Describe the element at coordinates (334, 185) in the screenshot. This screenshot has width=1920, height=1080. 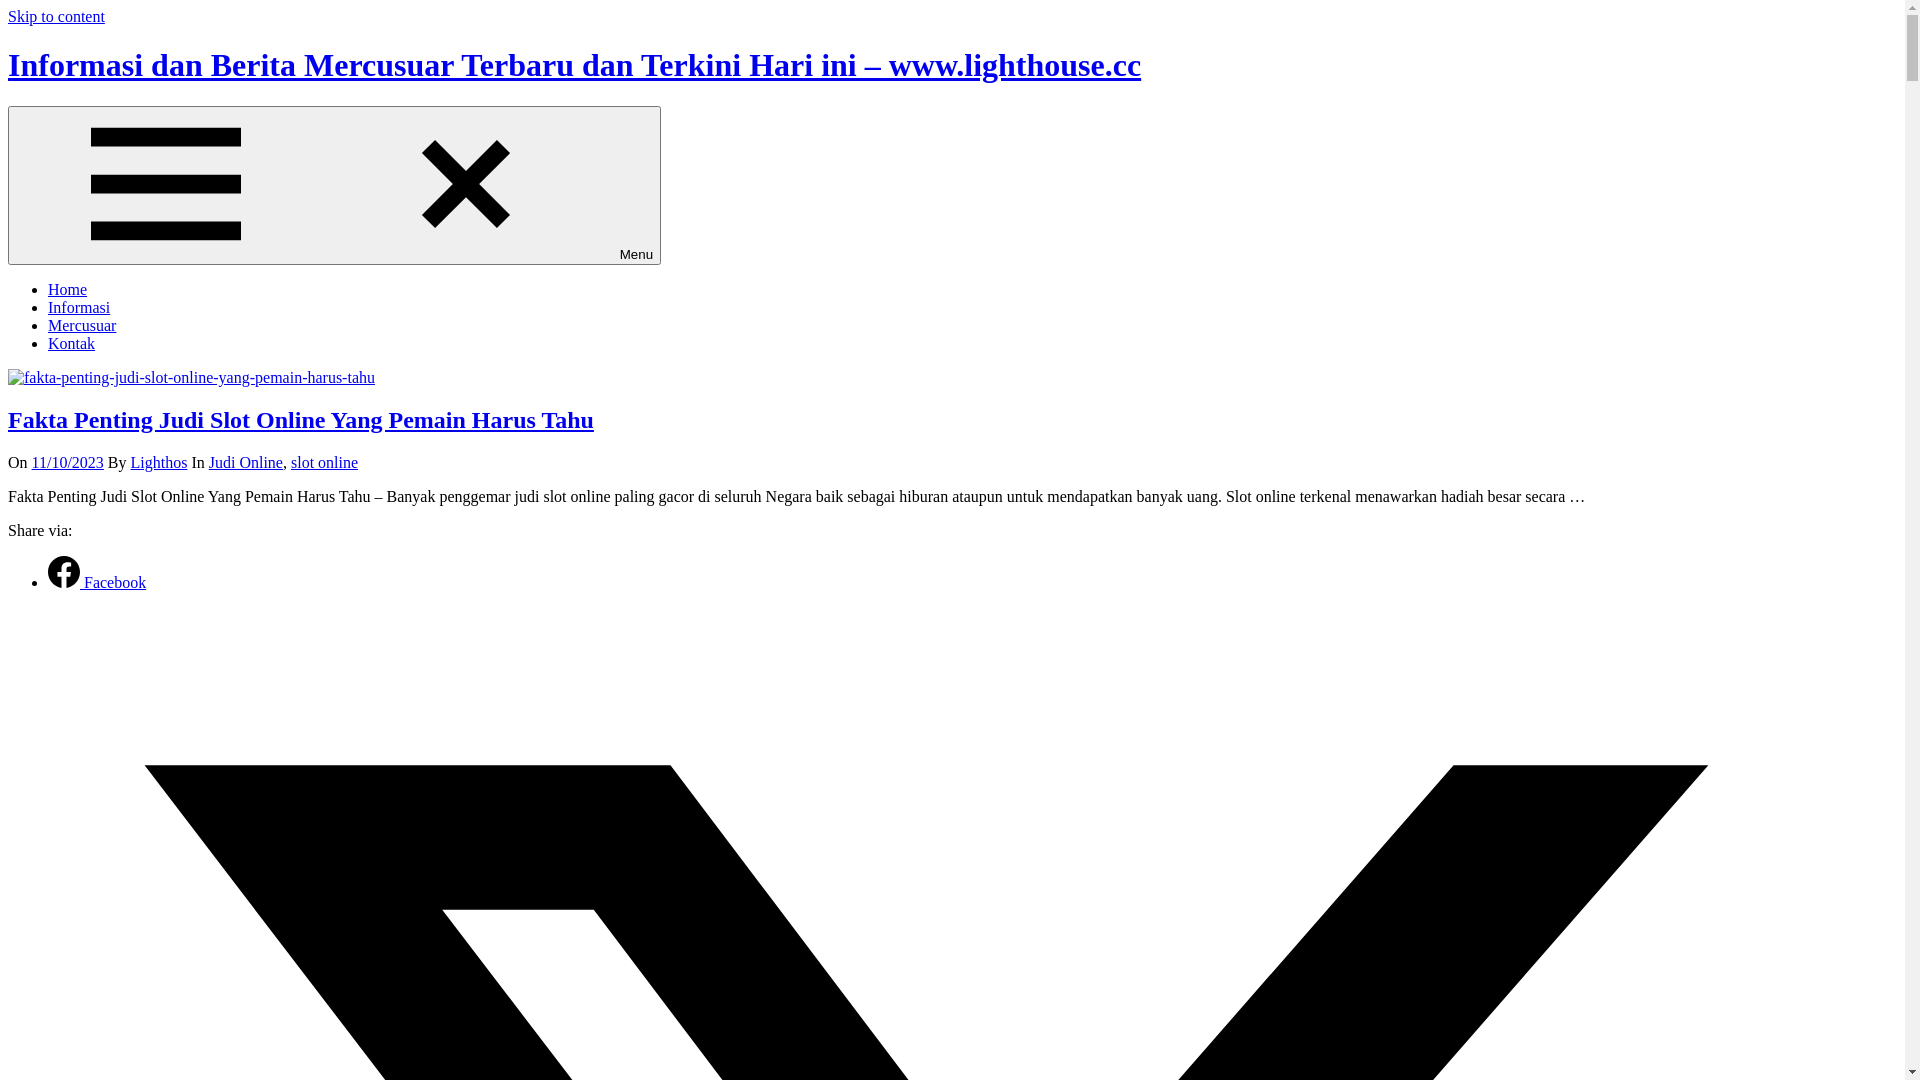
I see `'Menu'` at that location.